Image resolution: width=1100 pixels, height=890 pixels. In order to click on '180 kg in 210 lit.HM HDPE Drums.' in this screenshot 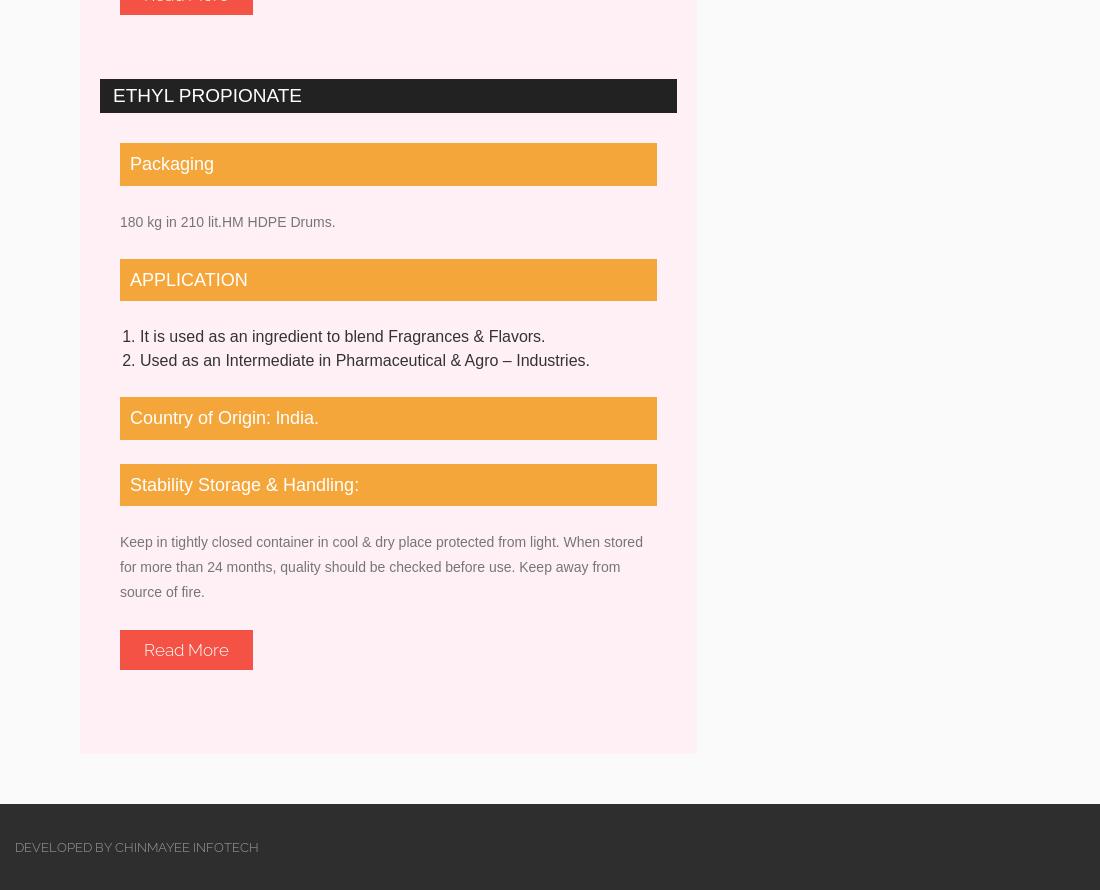, I will do `click(227, 220)`.